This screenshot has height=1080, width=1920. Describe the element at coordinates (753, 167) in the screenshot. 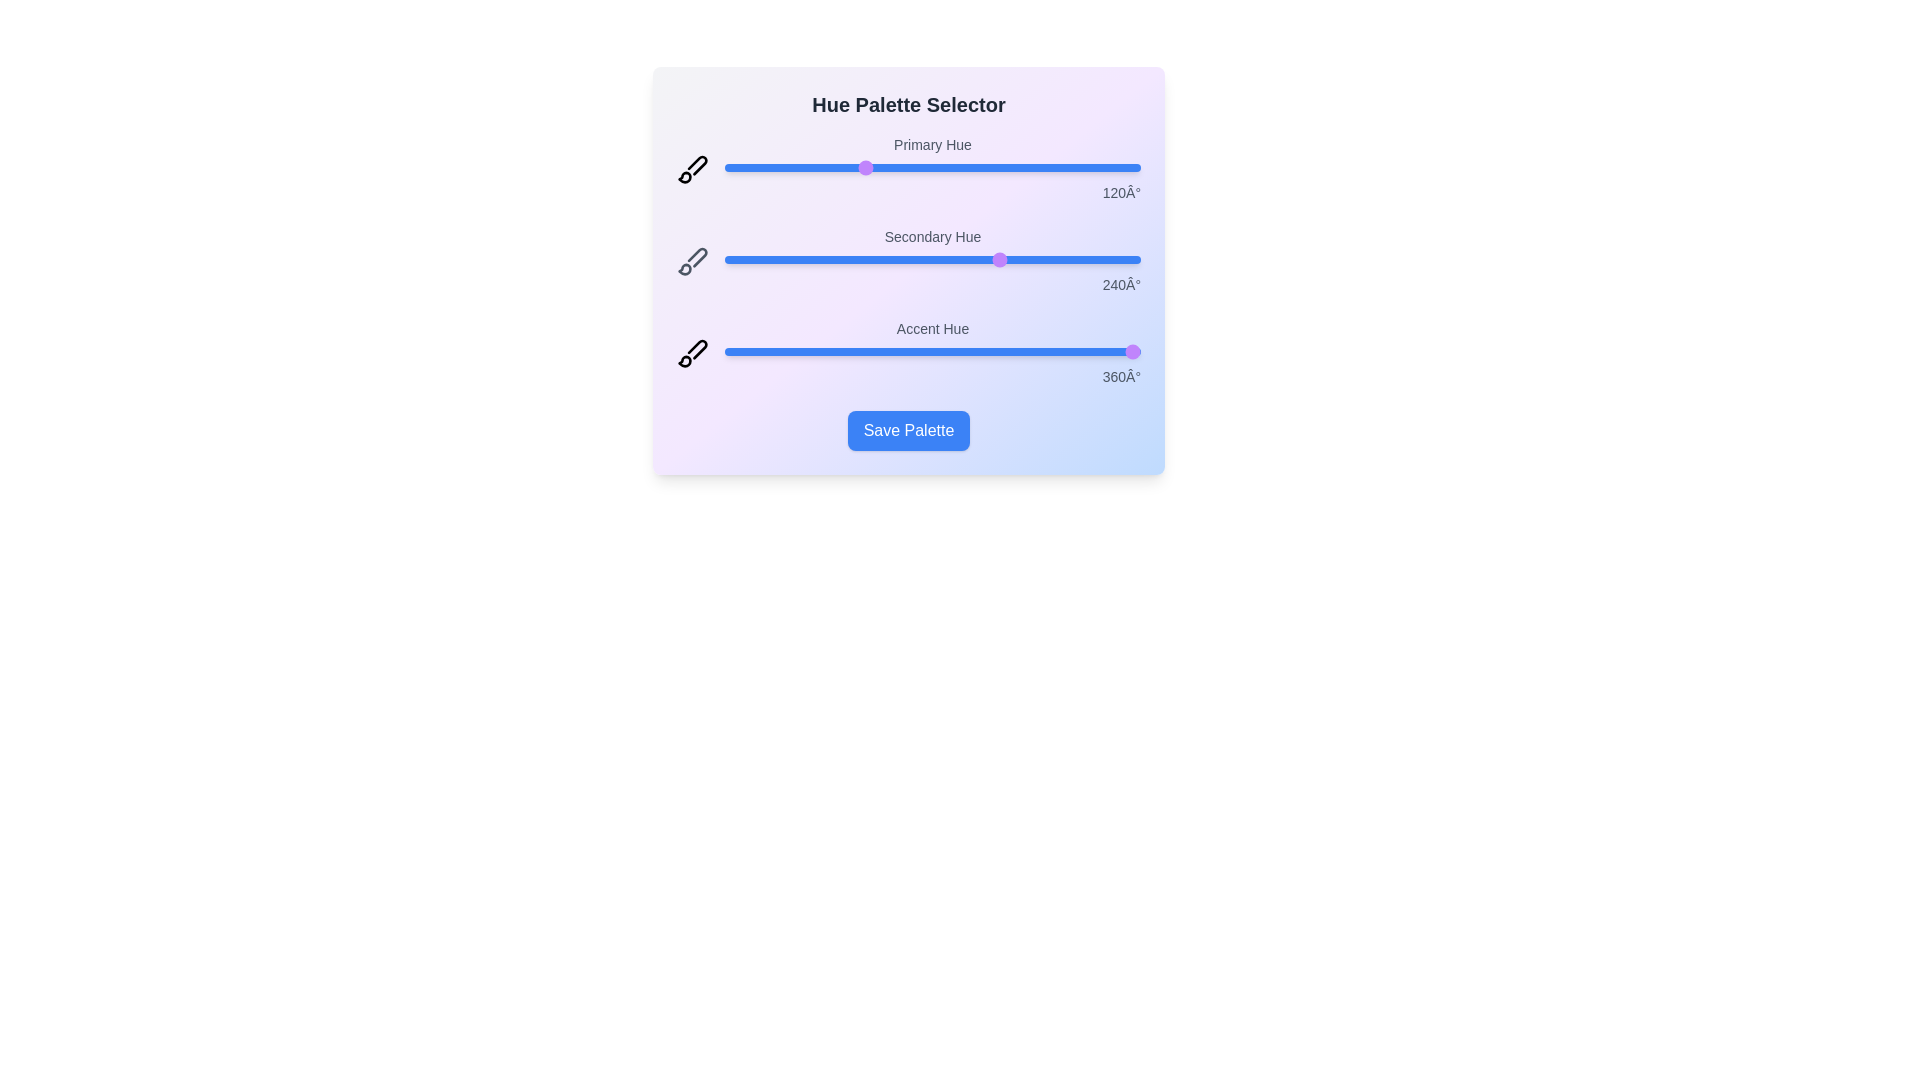

I see `the 'Primary Hue' slider to 26 degrees` at that location.